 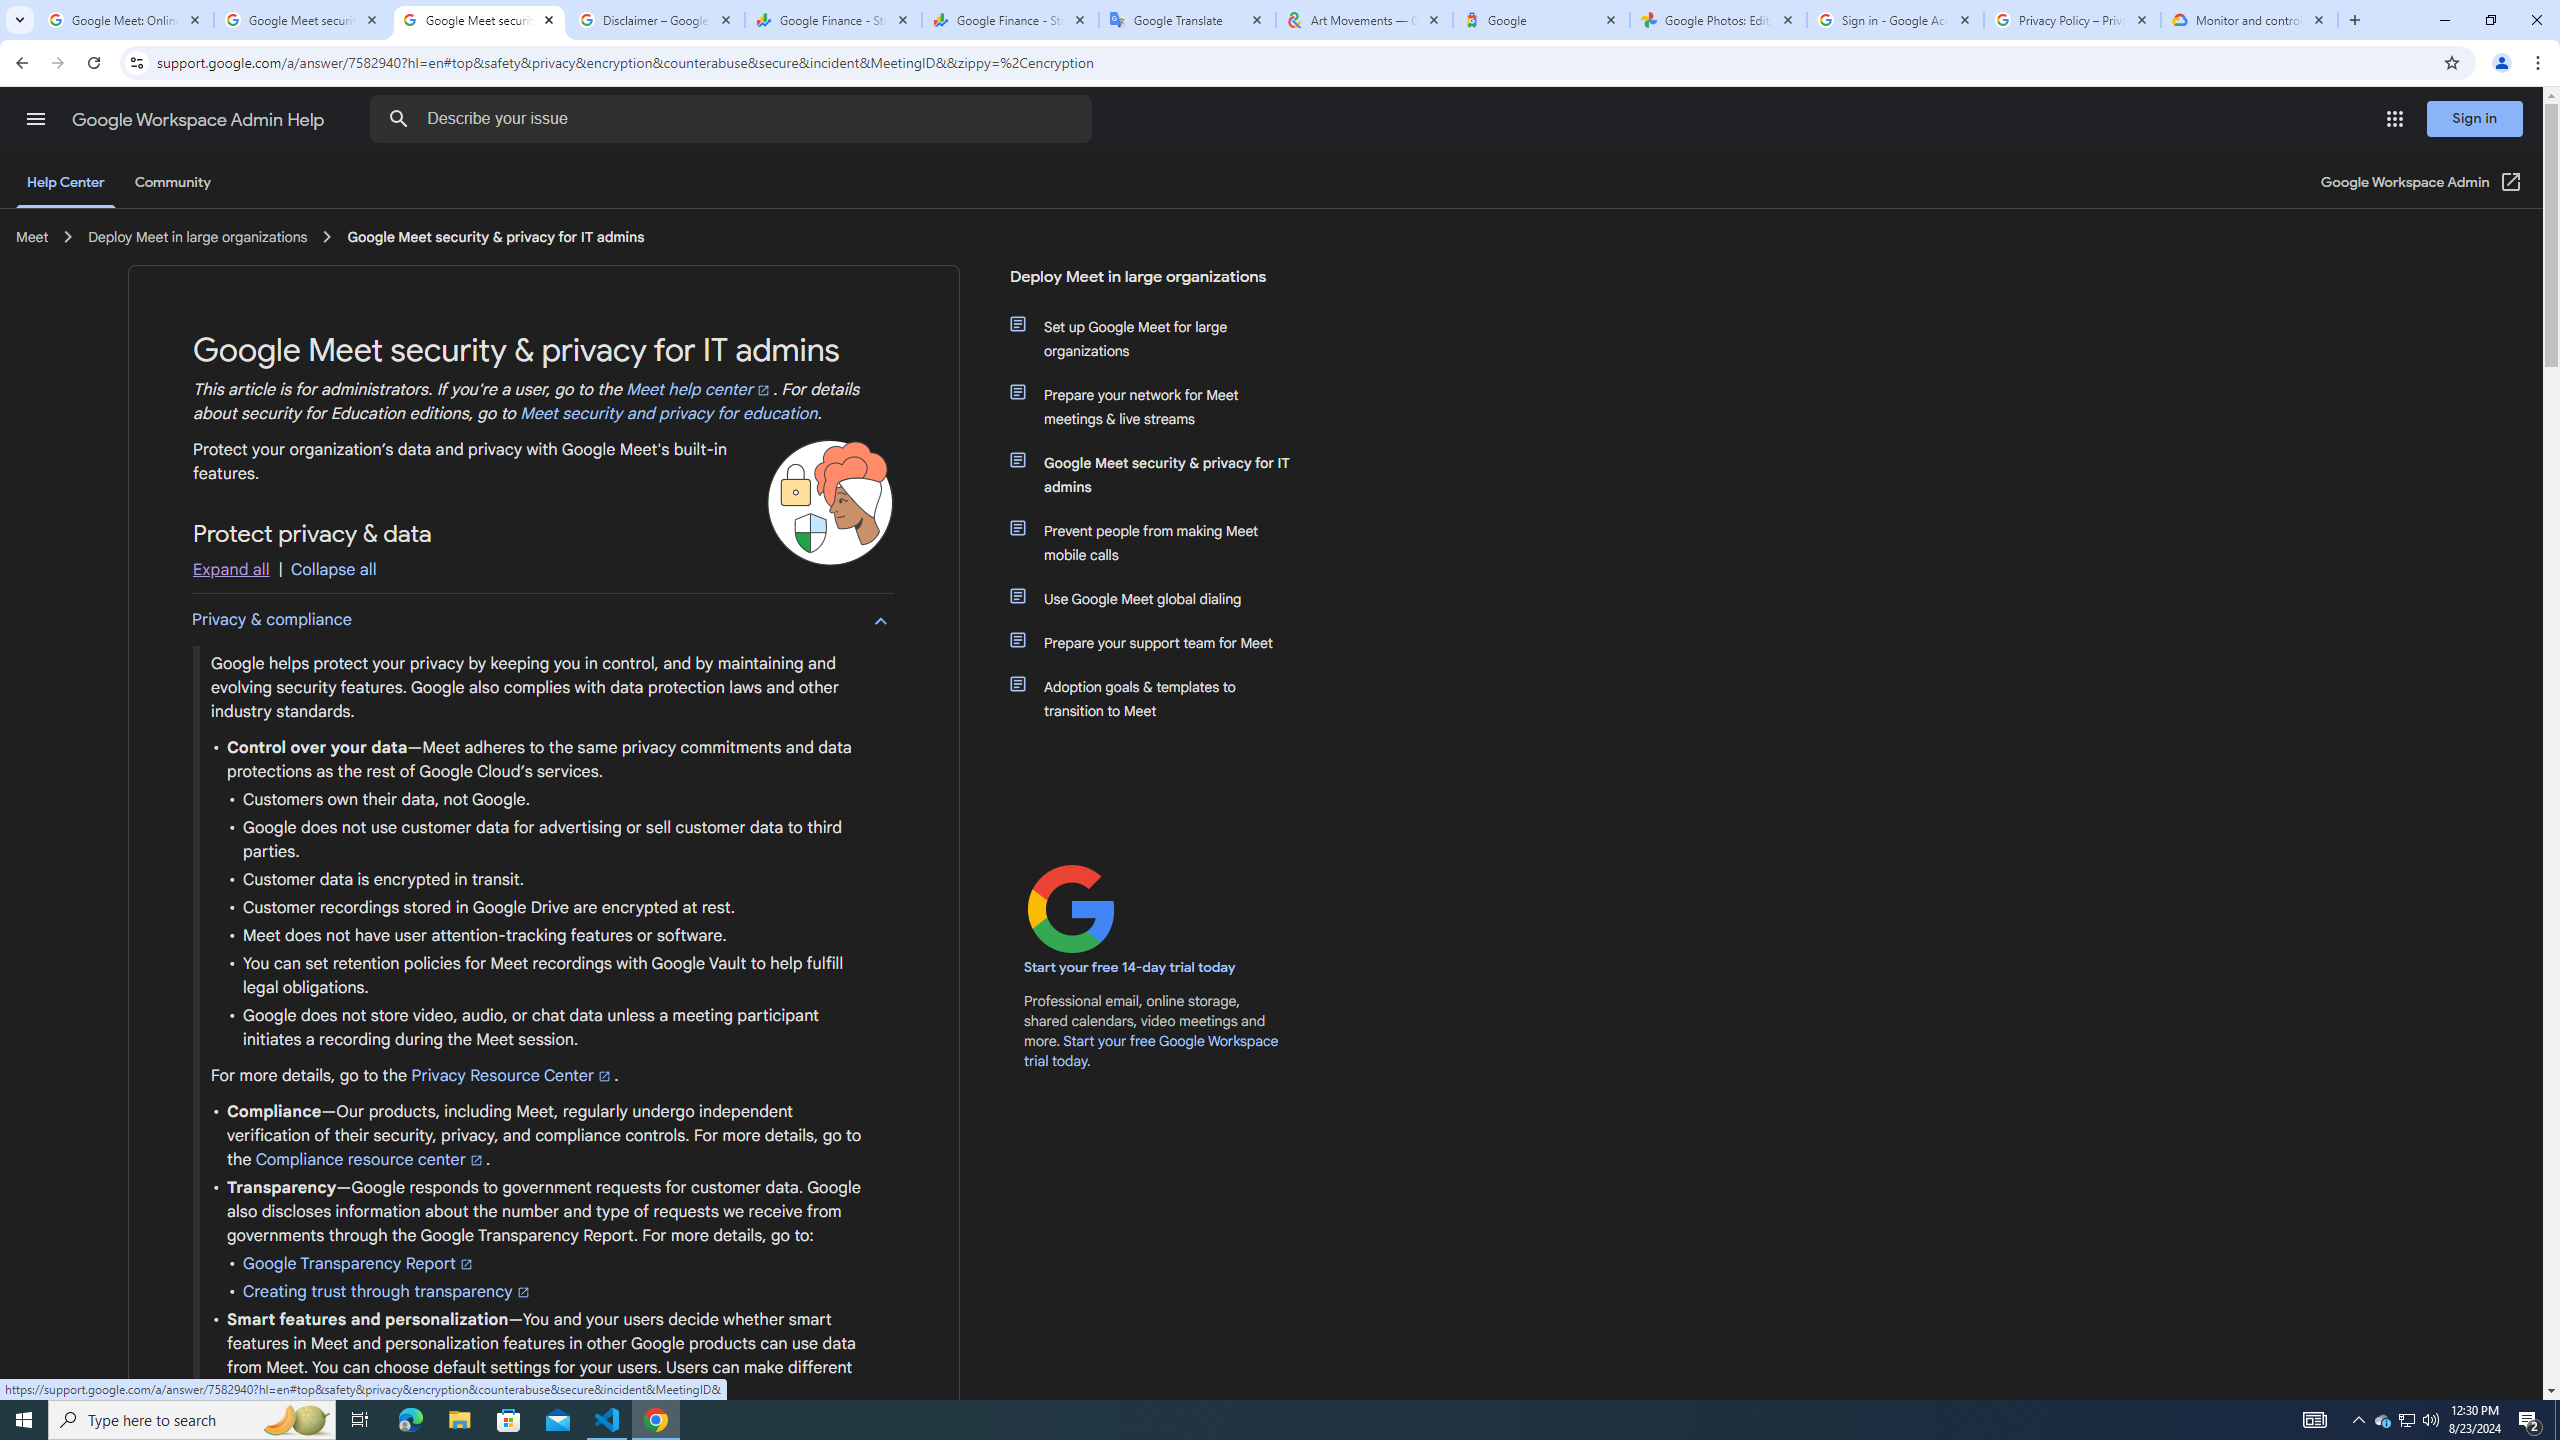 I want to click on 'Start your free 14-day trial today', so click(x=1129, y=966).